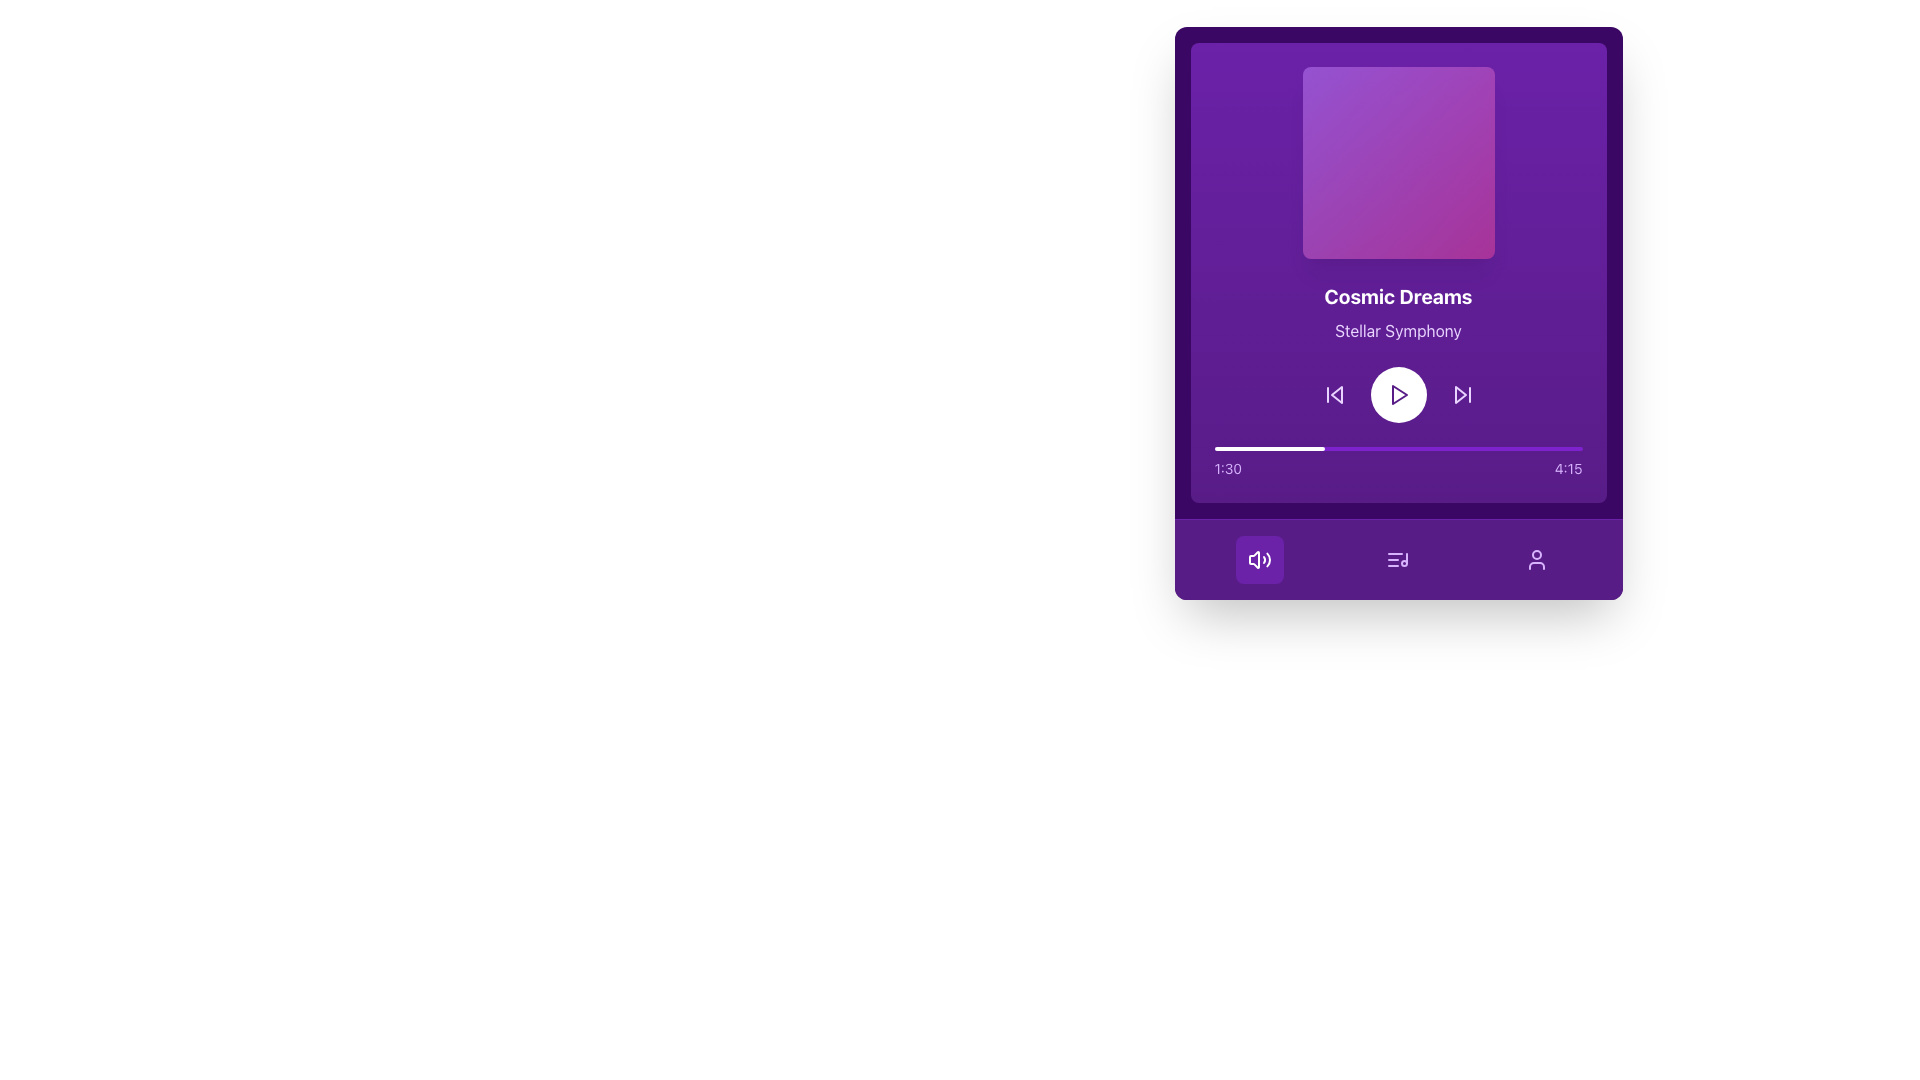  I want to click on the progress bar located at the bottom of the music player card layout, so click(1397, 462).